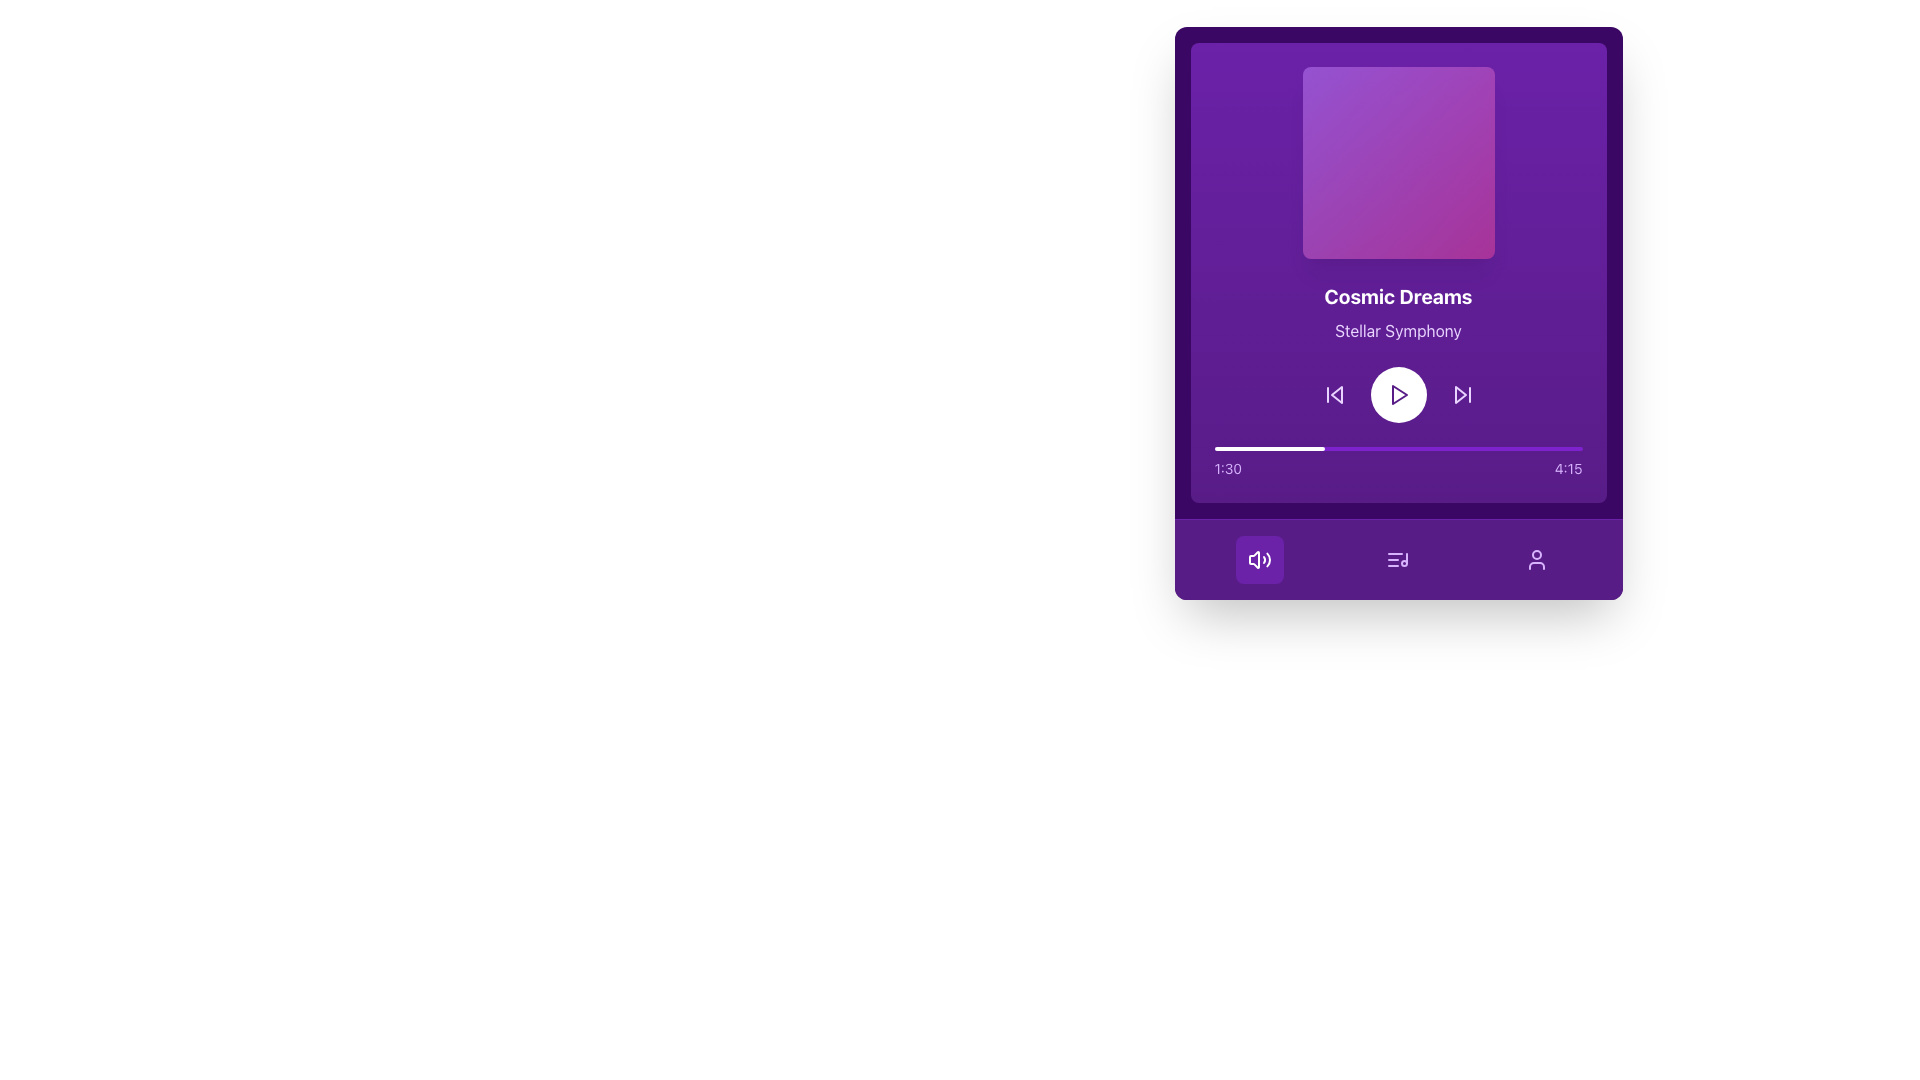  I want to click on the progress bar located at the bottom of the music player card layout, so click(1397, 462).